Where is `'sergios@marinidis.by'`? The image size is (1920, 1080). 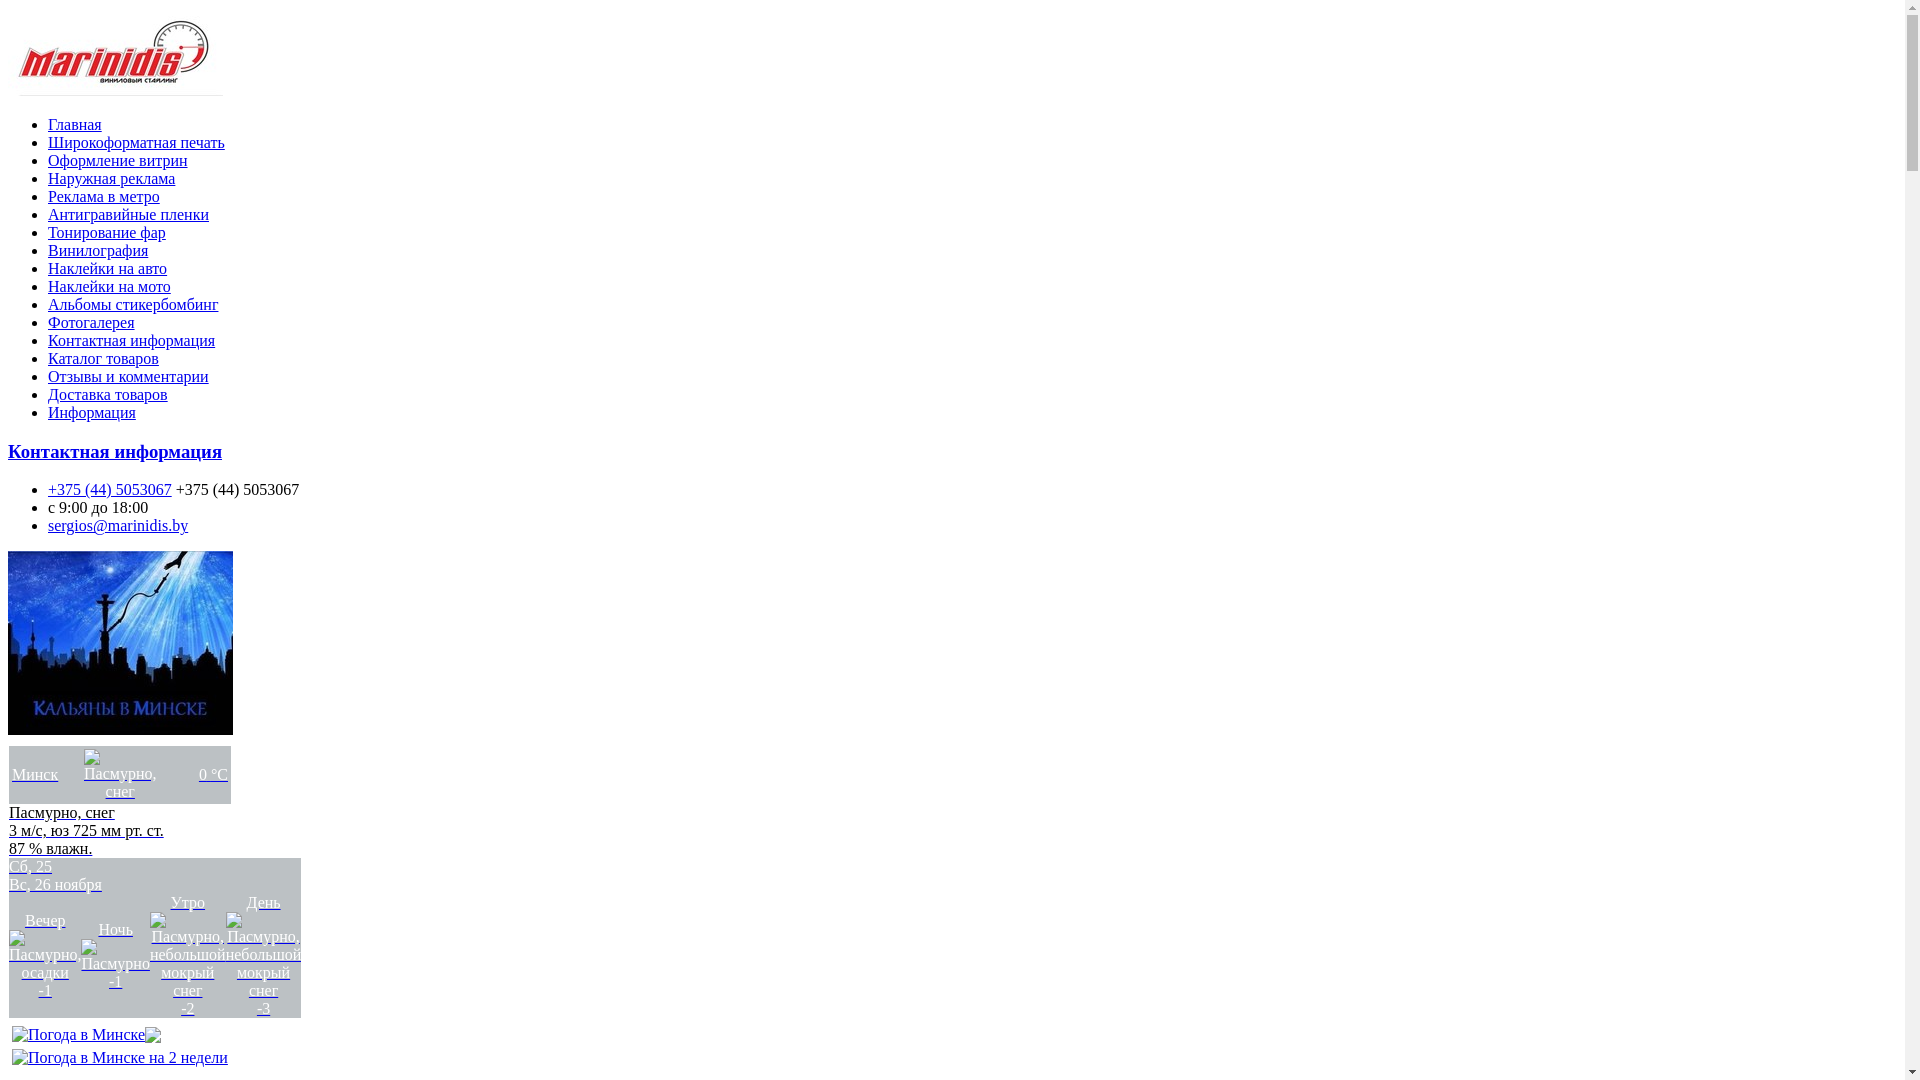
'sergios@marinidis.by' is located at coordinates (117, 524).